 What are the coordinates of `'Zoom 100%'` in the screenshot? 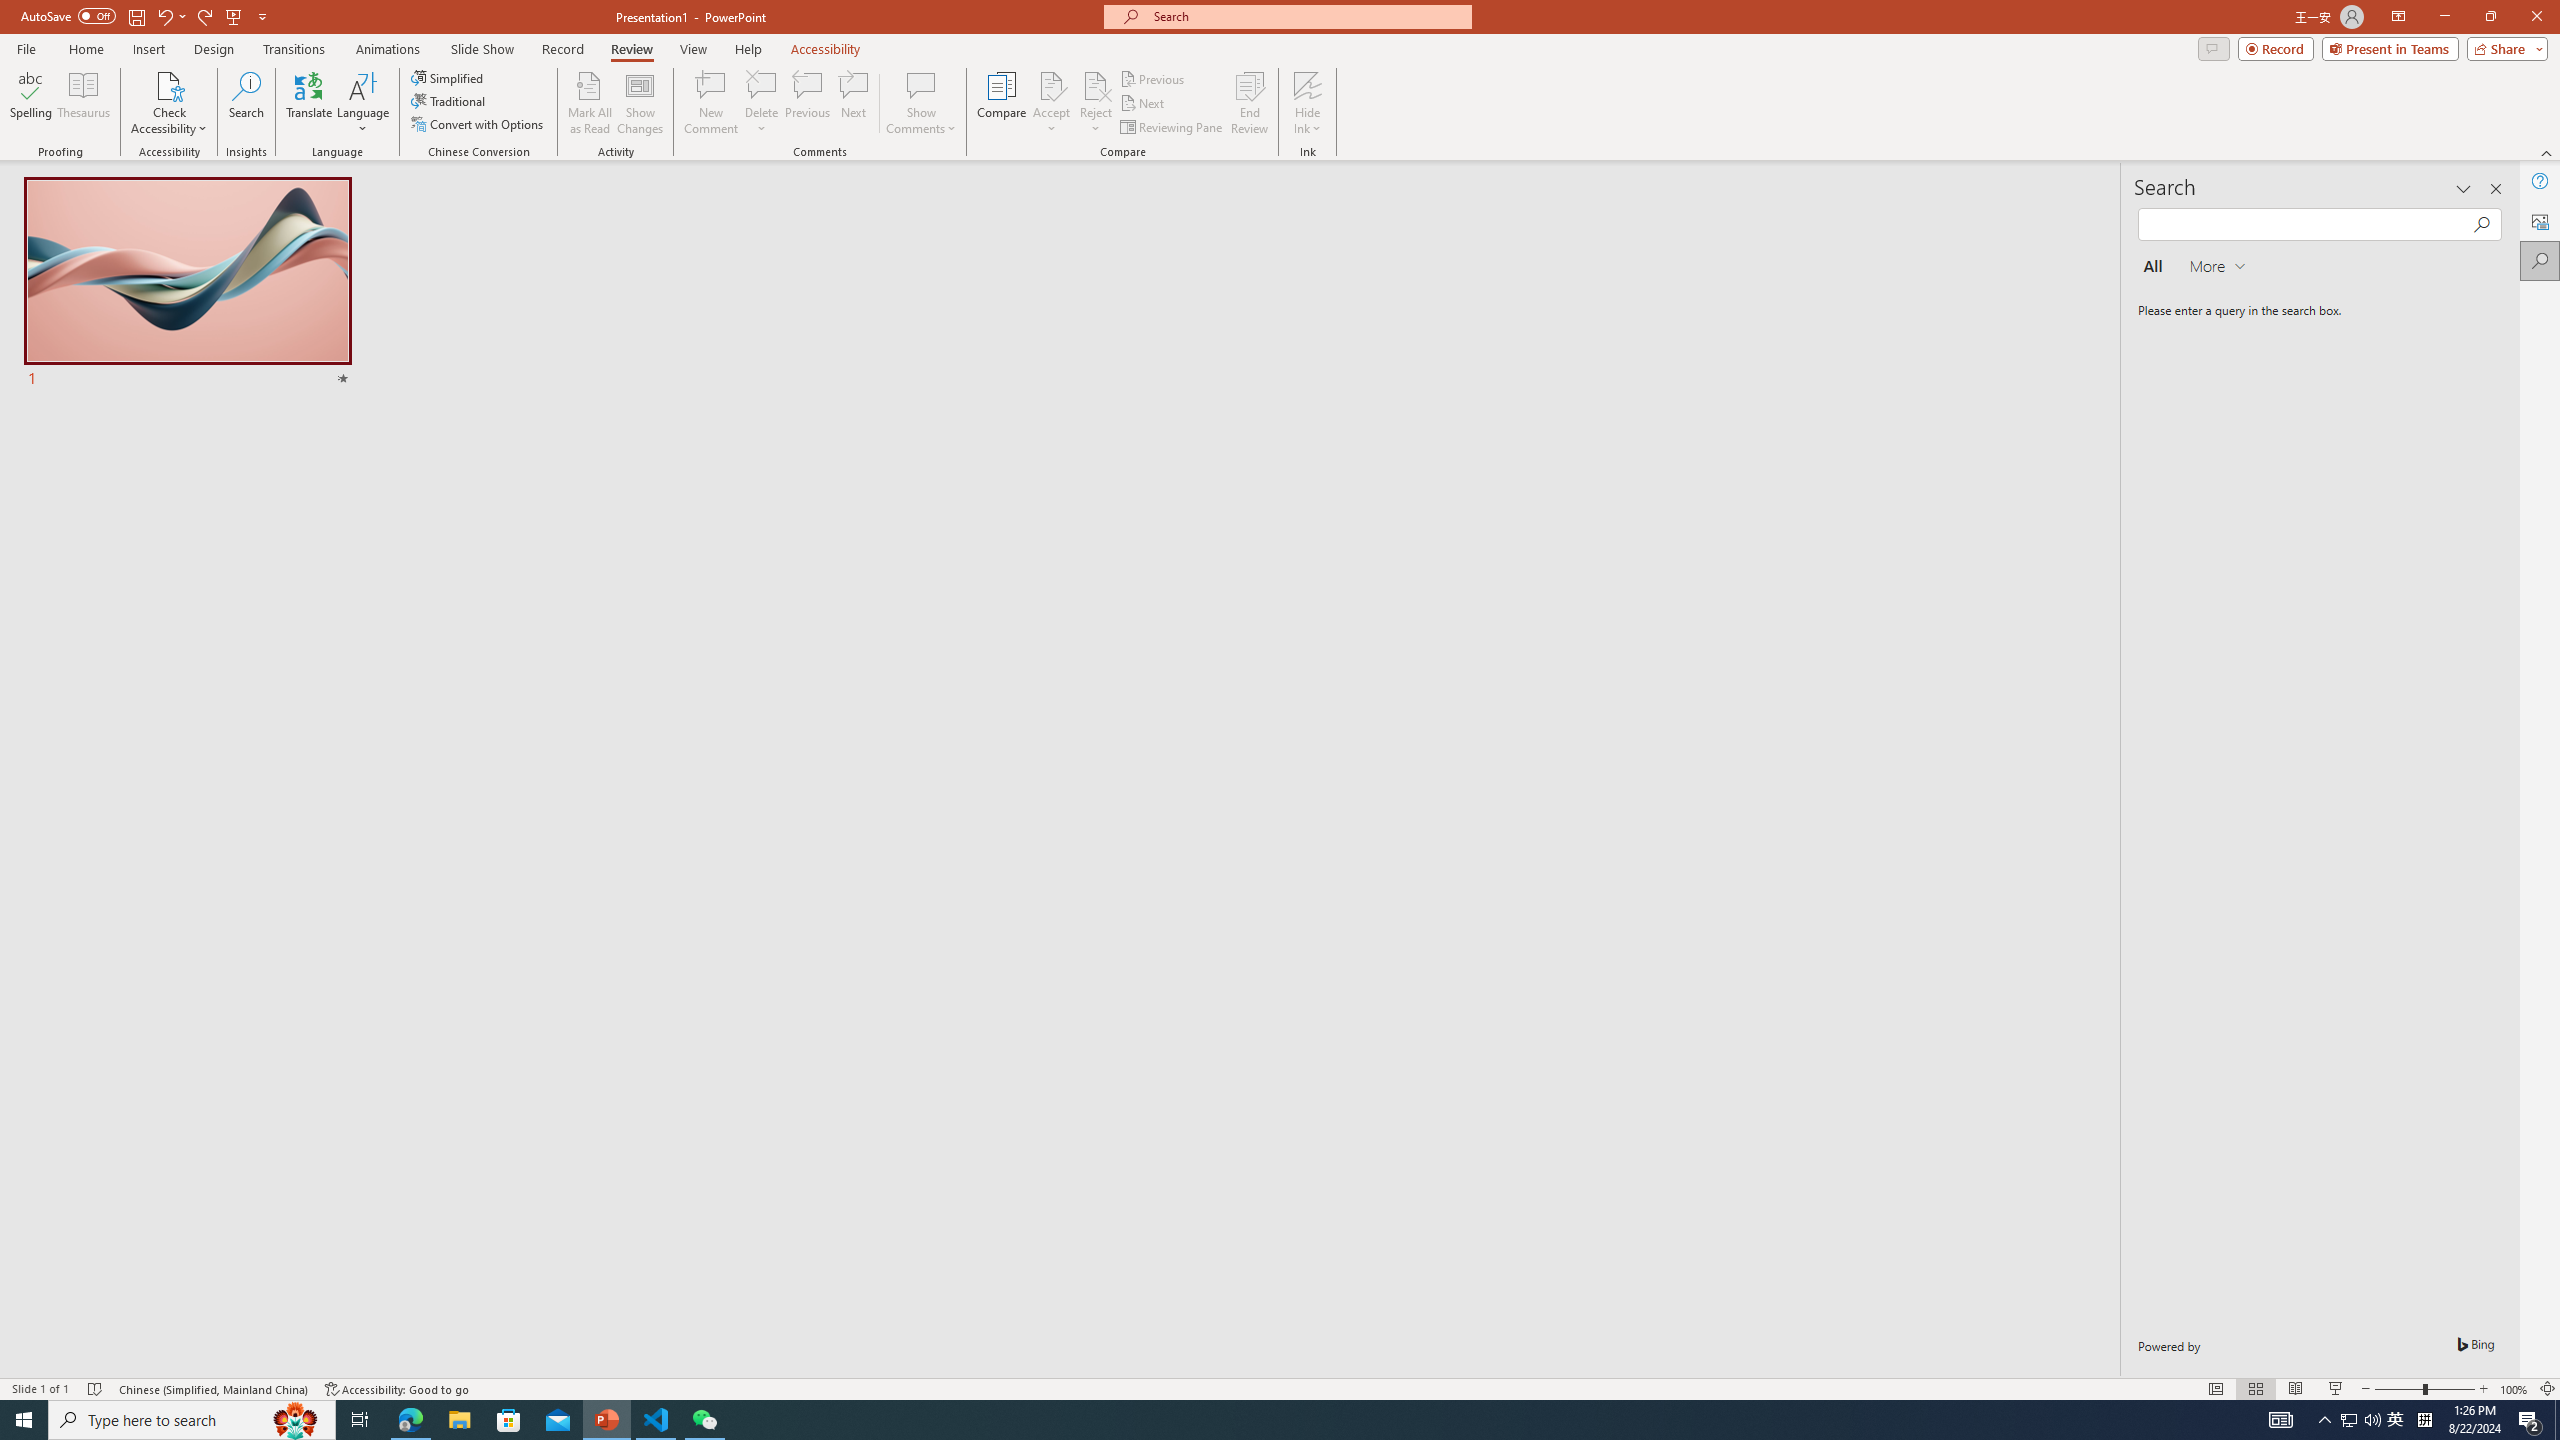 It's located at (2515, 1389).